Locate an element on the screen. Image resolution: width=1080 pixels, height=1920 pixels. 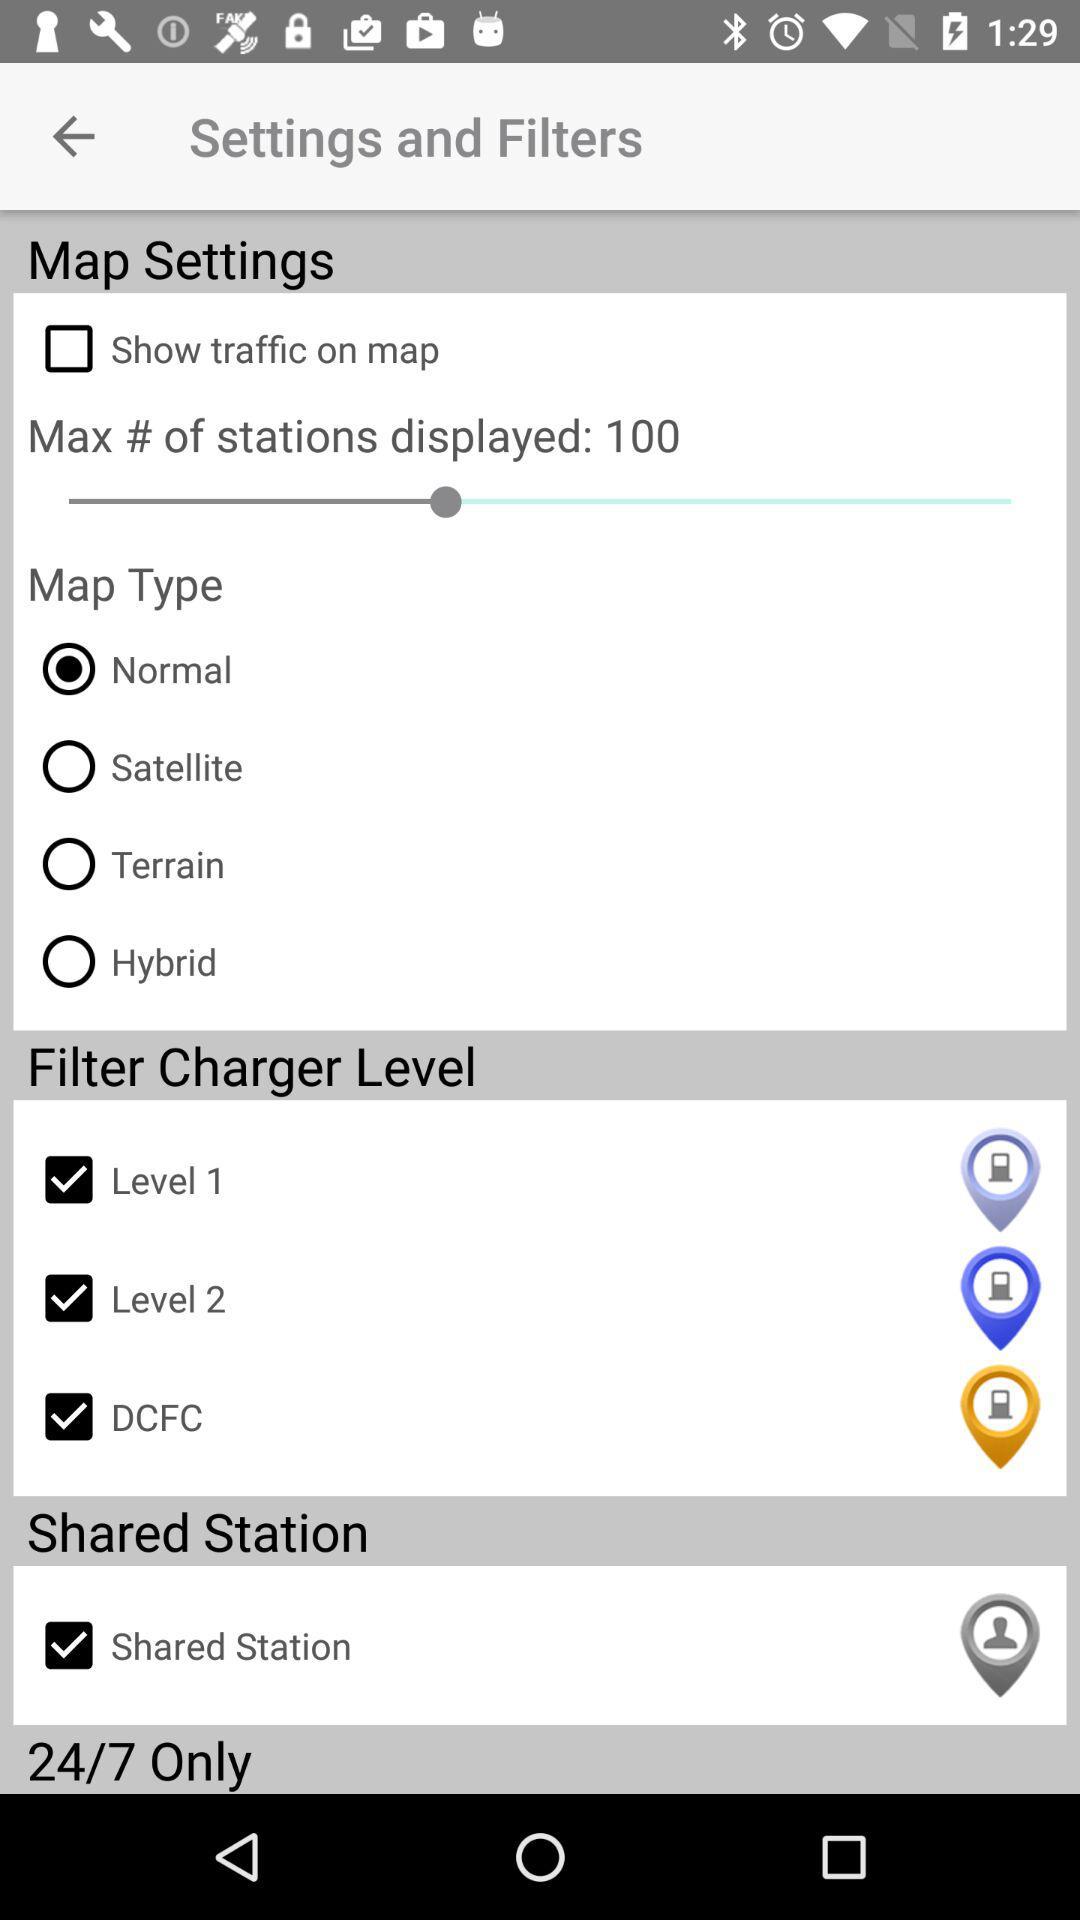
dcfc item is located at coordinates (540, 1415).